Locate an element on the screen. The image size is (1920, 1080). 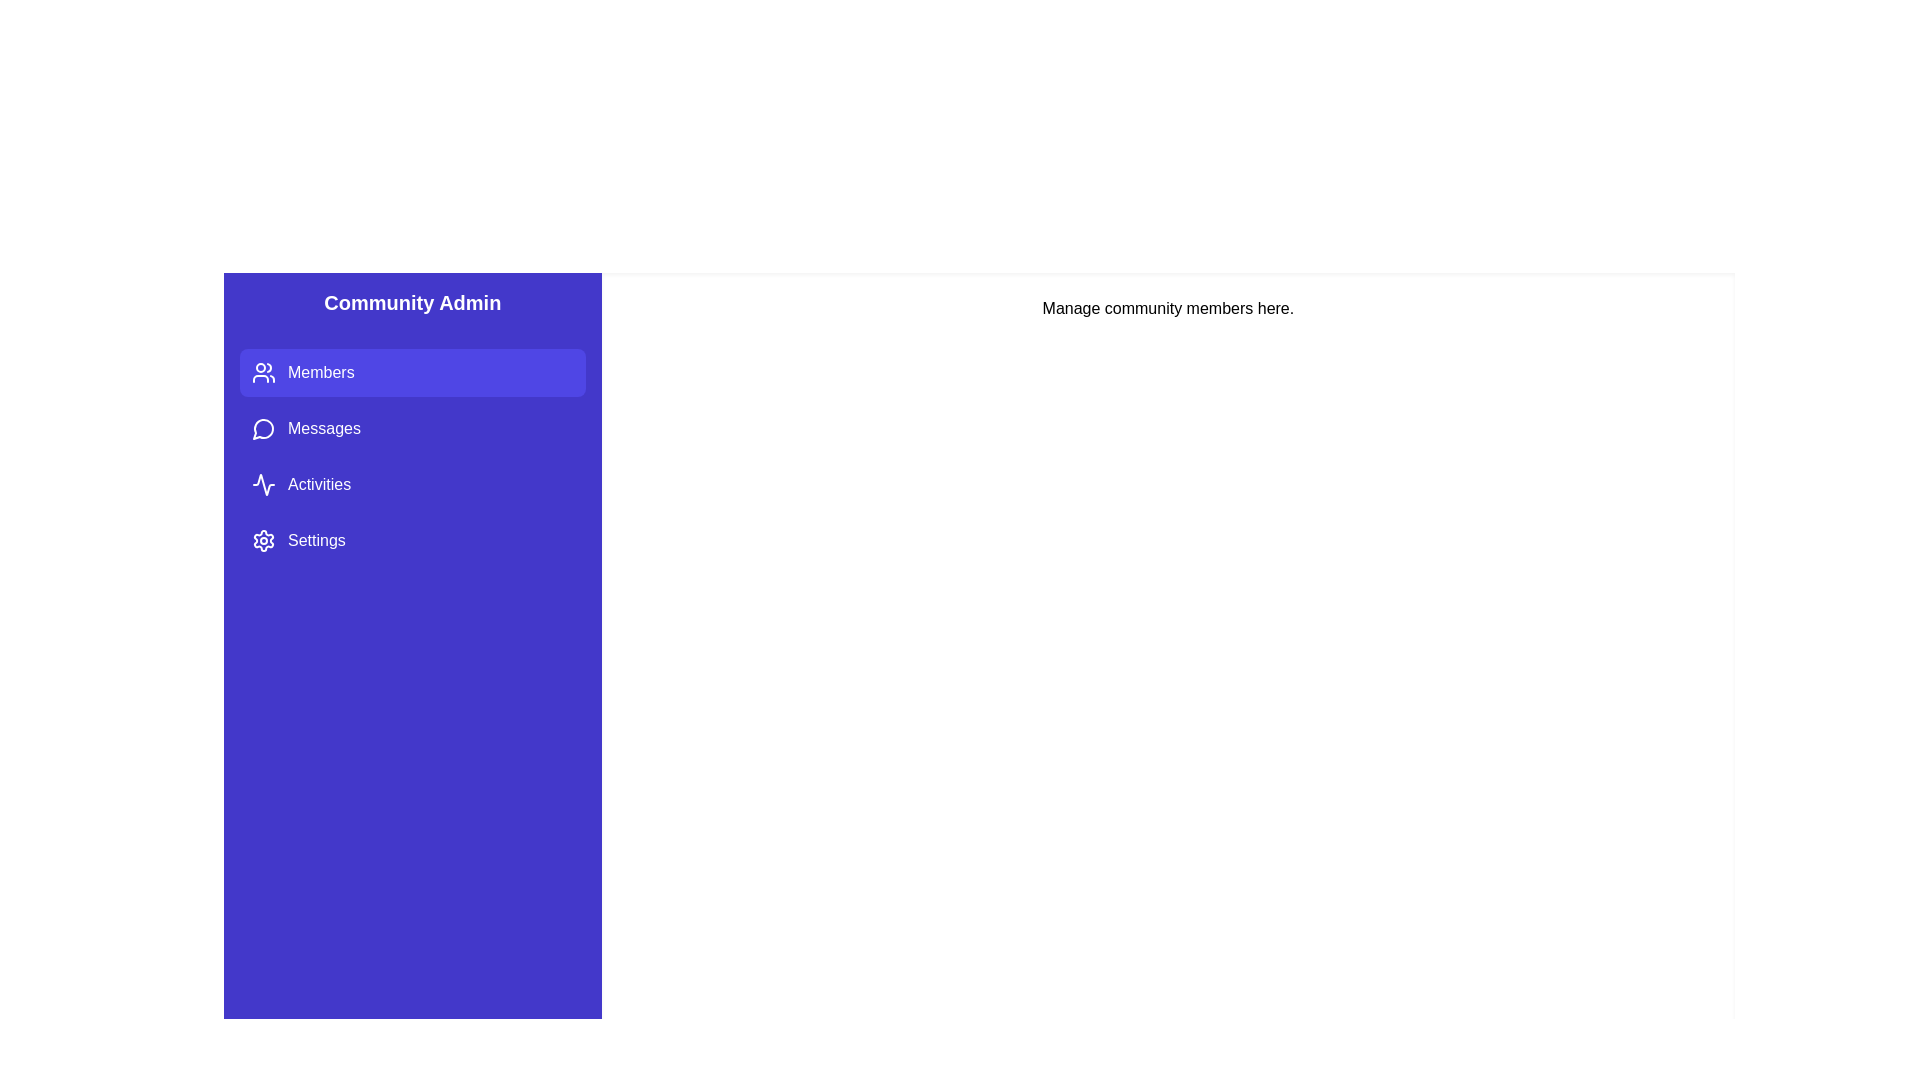
the 'Messages' button in the vertical navigation menu, which is the second item below 'Members' and above 'Activities' is located at coordinates (411, 427).